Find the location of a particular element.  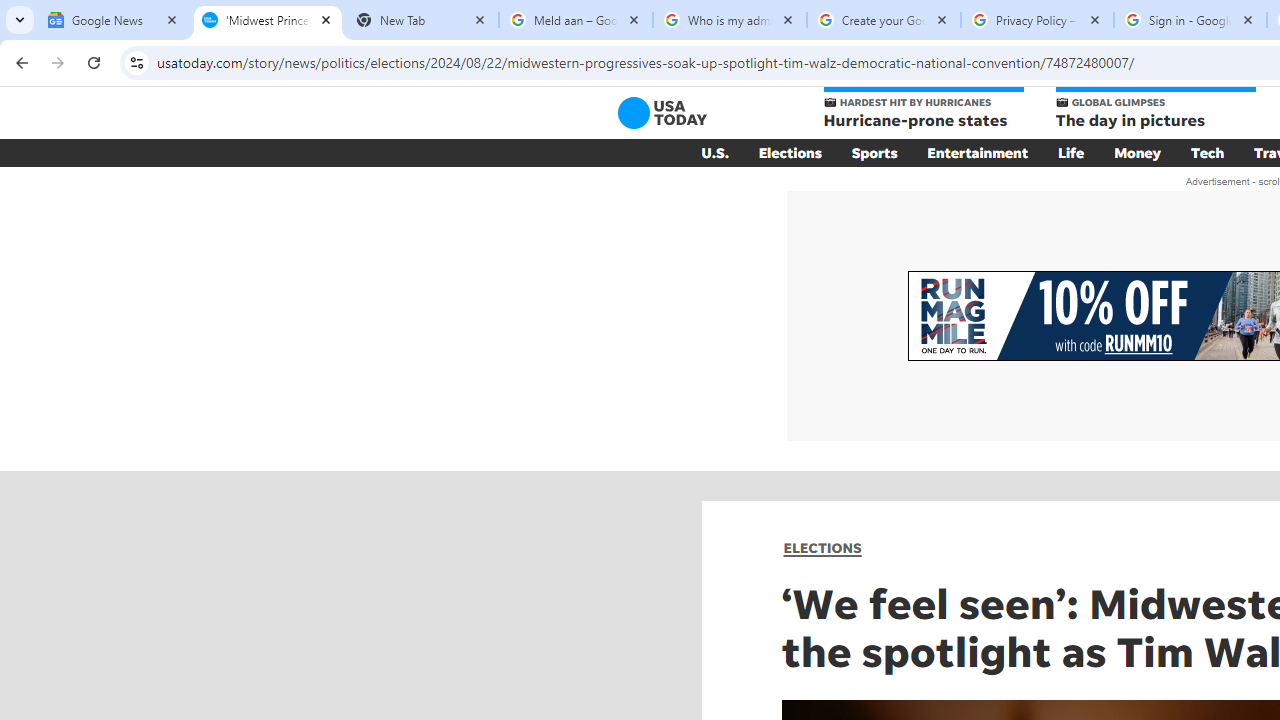

'ELECTIONS' is located at coordinates (822, 548).